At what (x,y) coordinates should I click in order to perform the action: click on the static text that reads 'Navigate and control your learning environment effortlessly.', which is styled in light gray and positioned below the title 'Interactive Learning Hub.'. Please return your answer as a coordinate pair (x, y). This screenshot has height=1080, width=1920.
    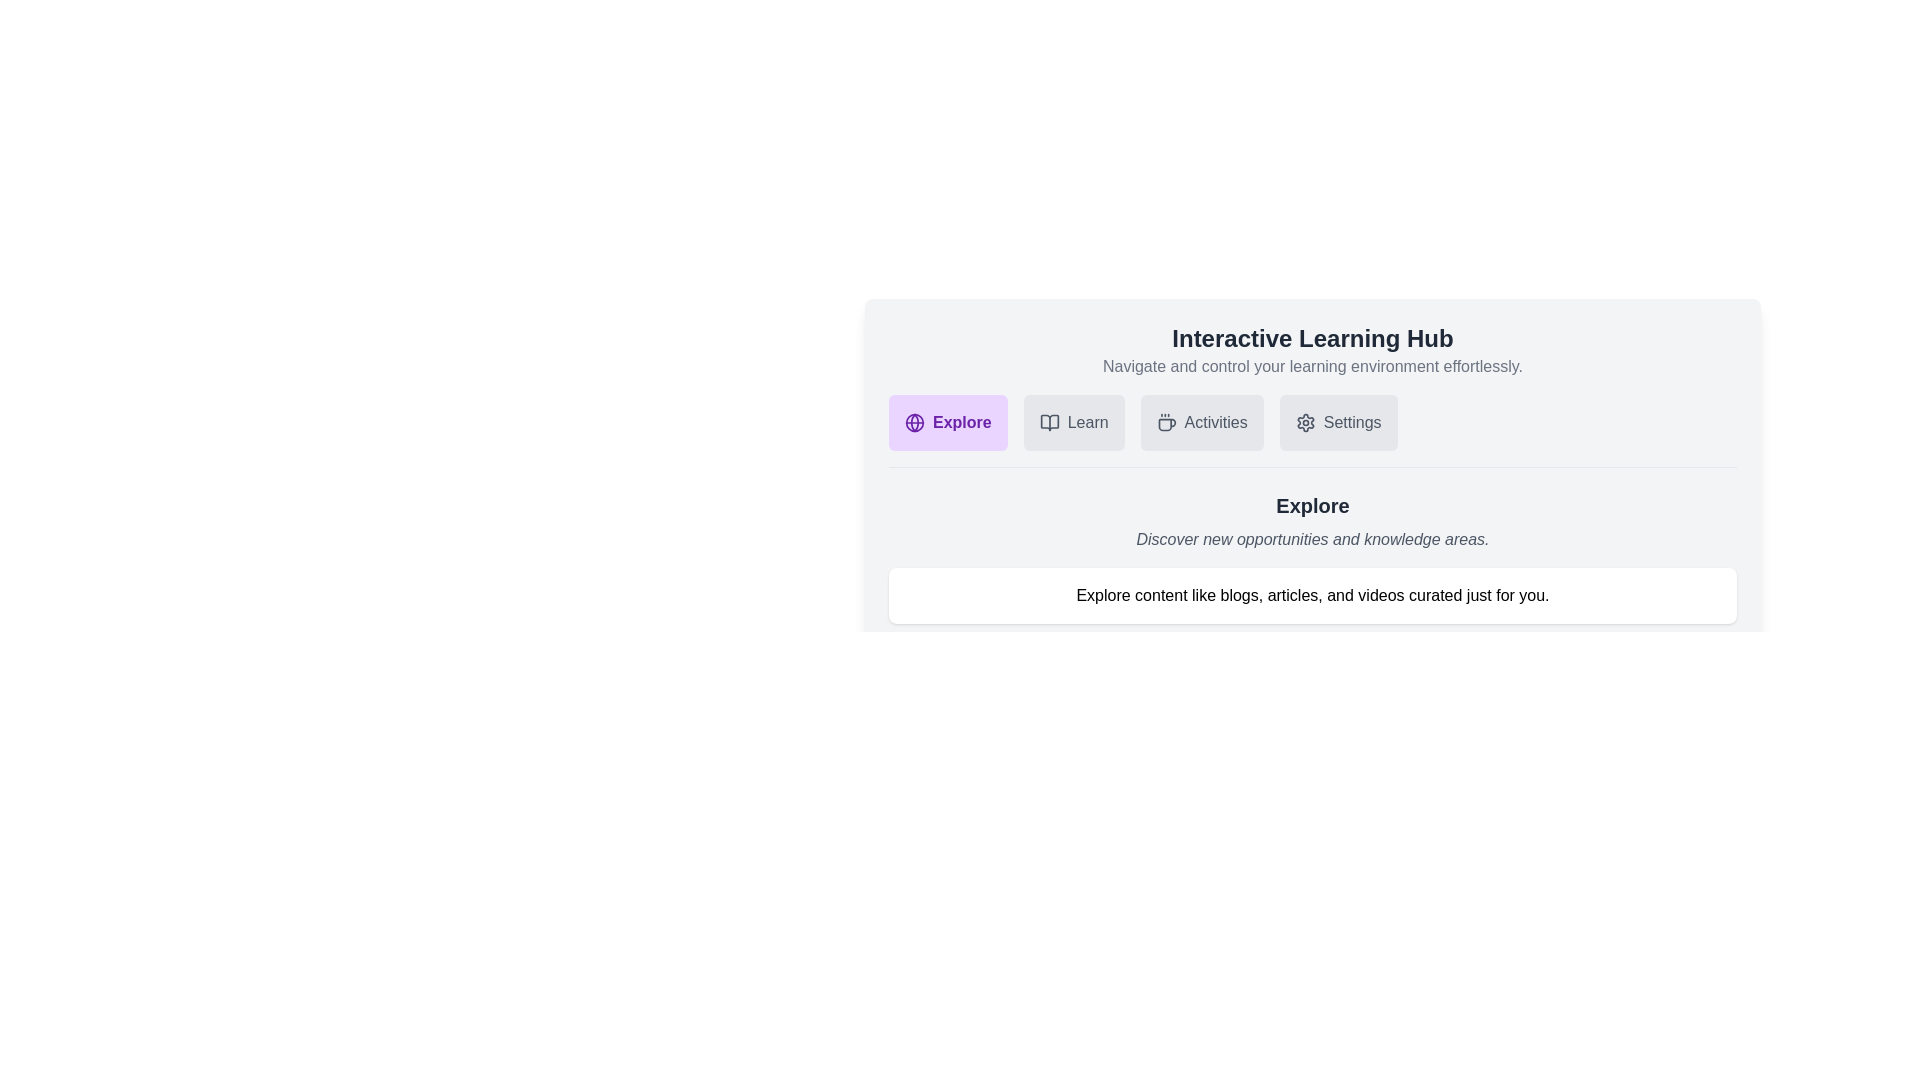
    Looking at the image, I should click on (1313, 366).